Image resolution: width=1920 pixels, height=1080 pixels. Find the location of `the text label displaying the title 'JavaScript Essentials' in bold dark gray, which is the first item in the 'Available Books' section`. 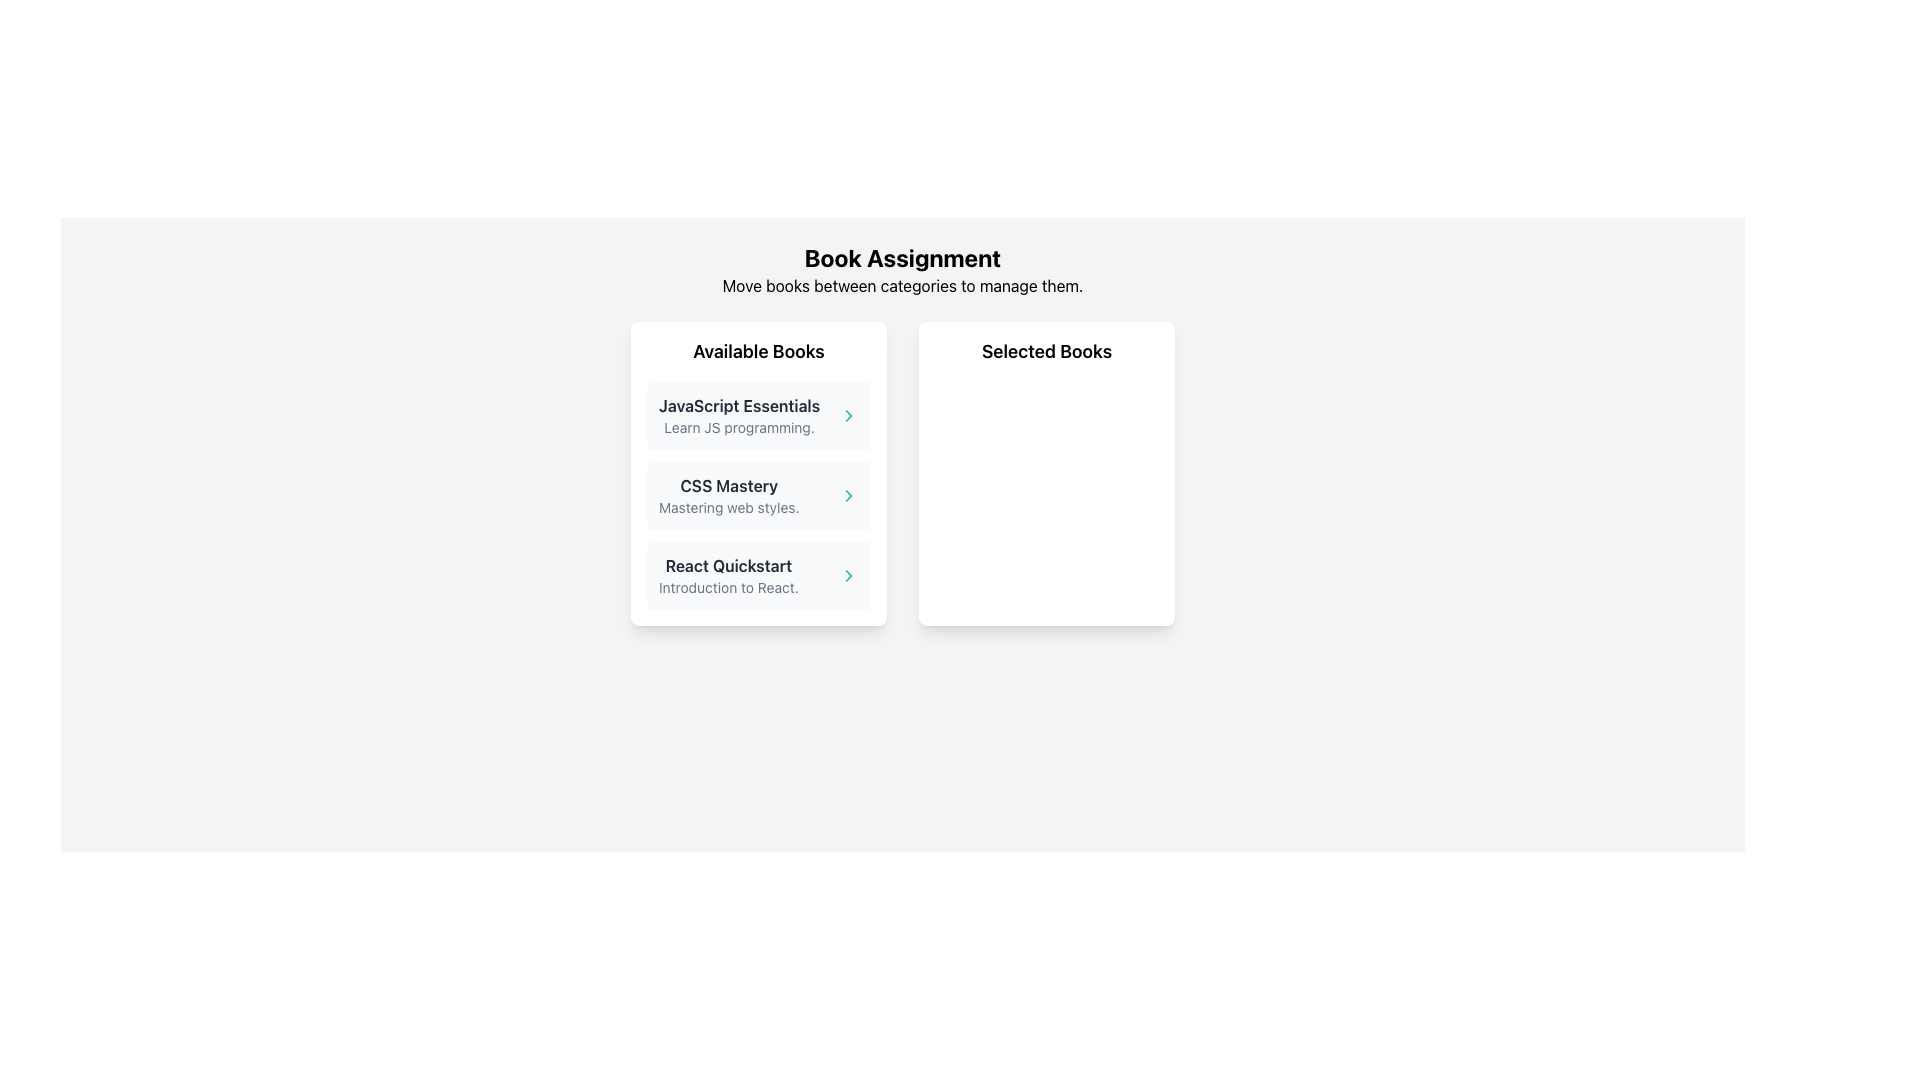

the text label displaying the title 'JavaScript Essentials' in bold dark gray, which is the first item in the 'Available Books' section is located at coordinates (738, 405).